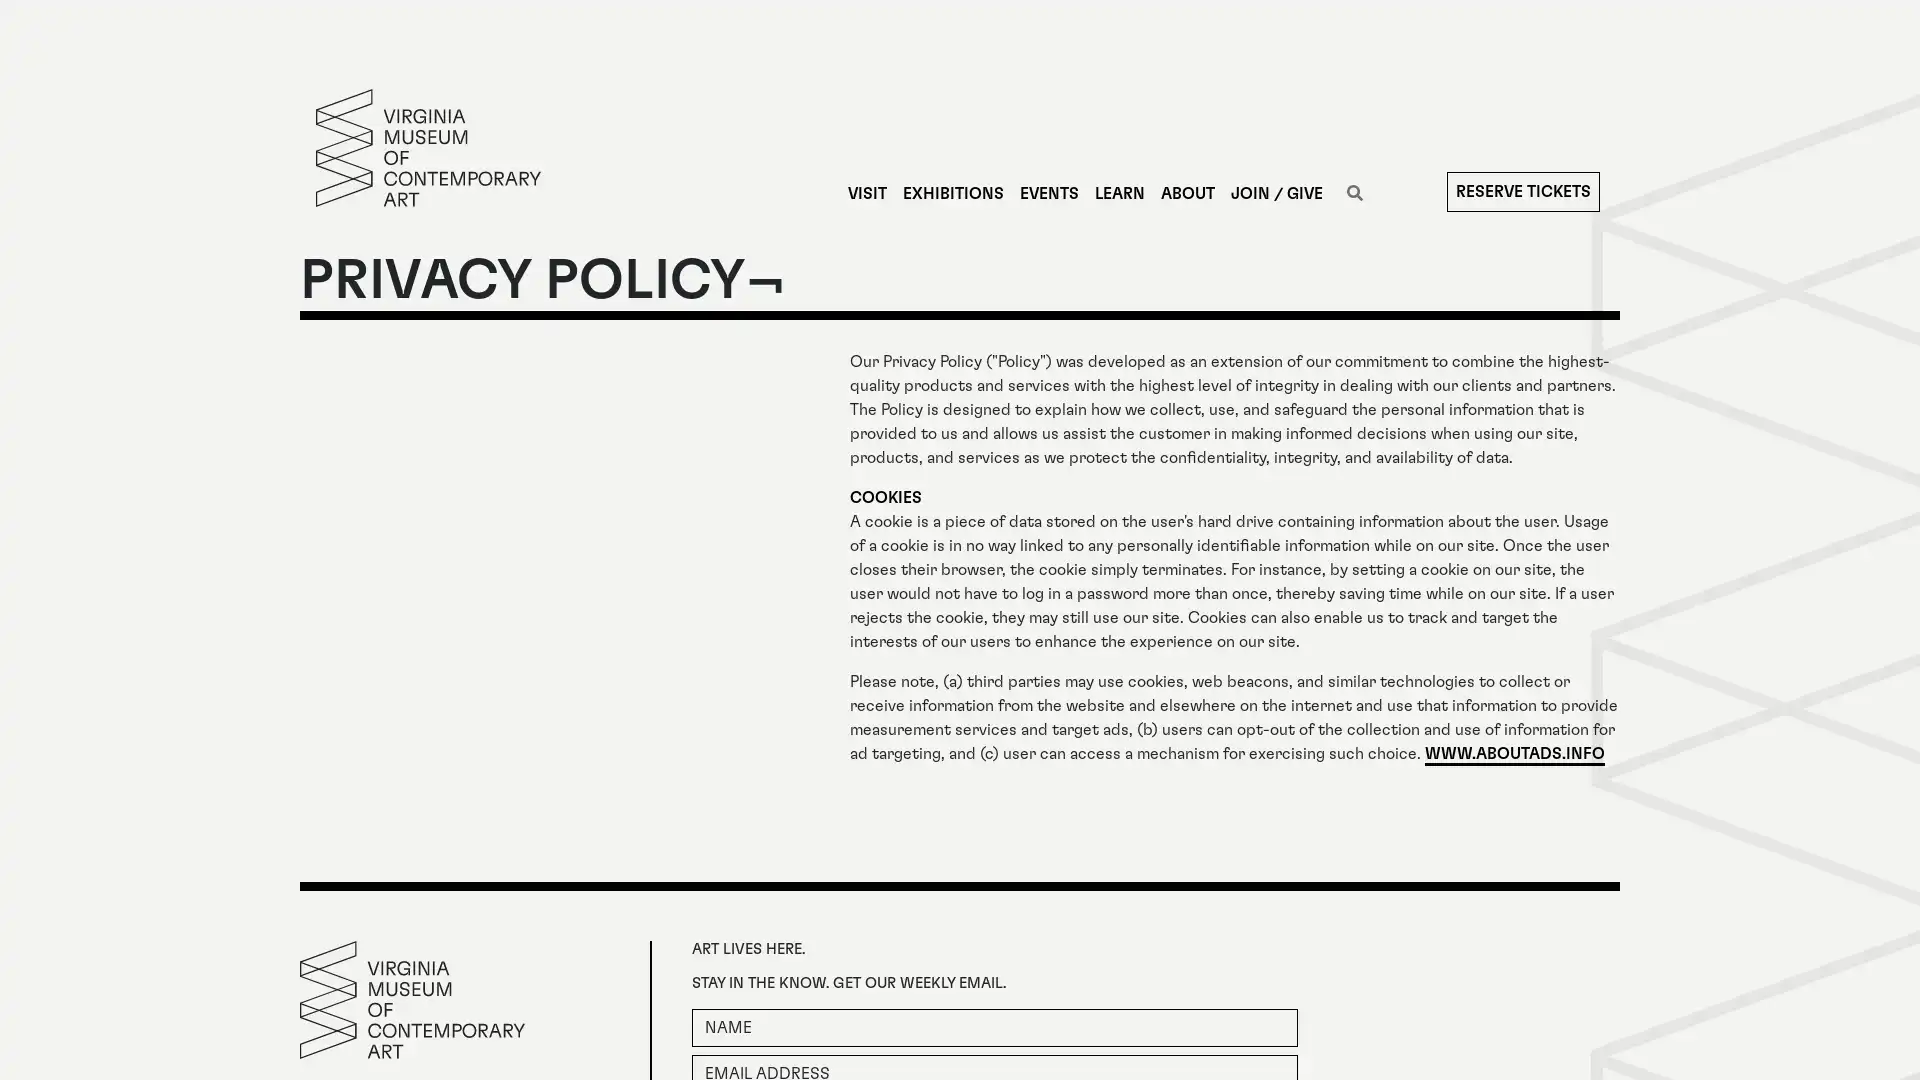  I want to click on VISIT, so click(866, 193).